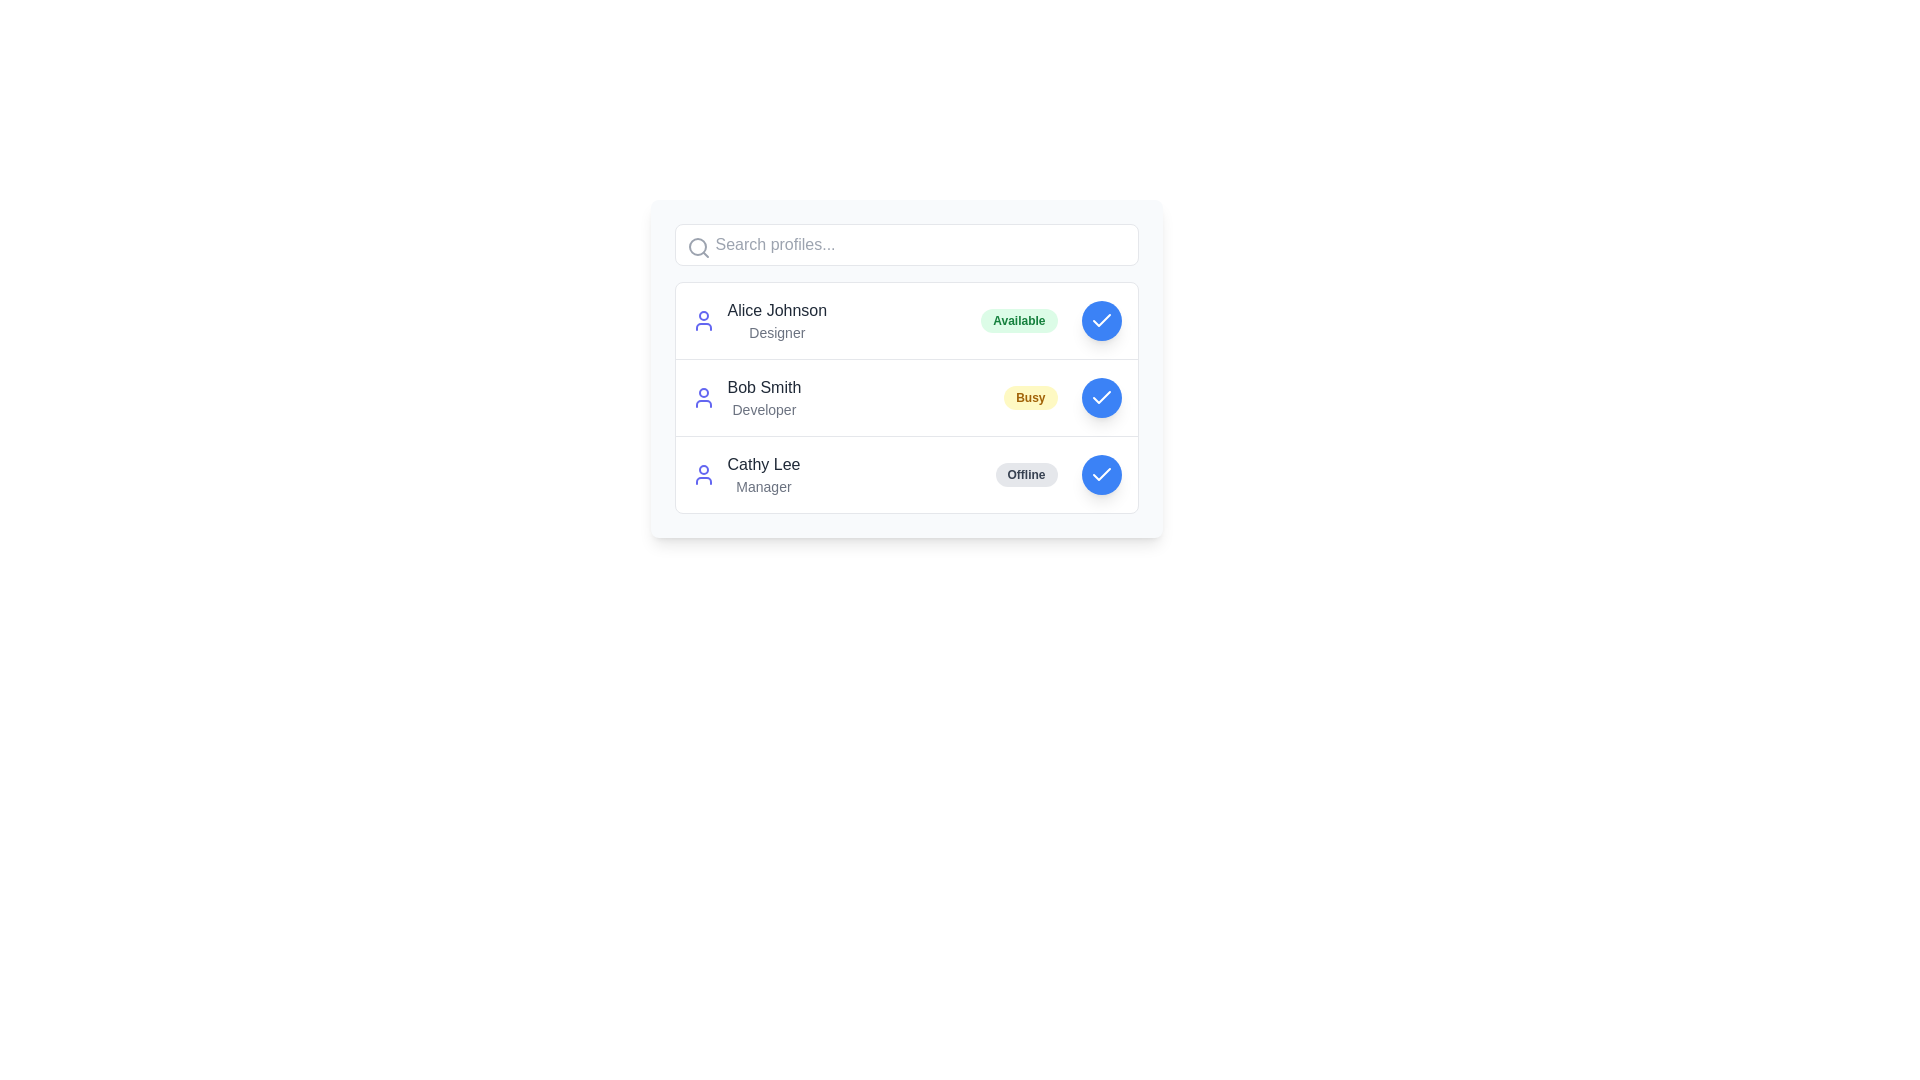 The image size is (1920, 1080). Describe the element at coordinates (763, 388) in the screenshot. I see `the text label displaying 'Bob Smith' to select the text, which is styled in a medium-weight font and dark gray color` at that location.